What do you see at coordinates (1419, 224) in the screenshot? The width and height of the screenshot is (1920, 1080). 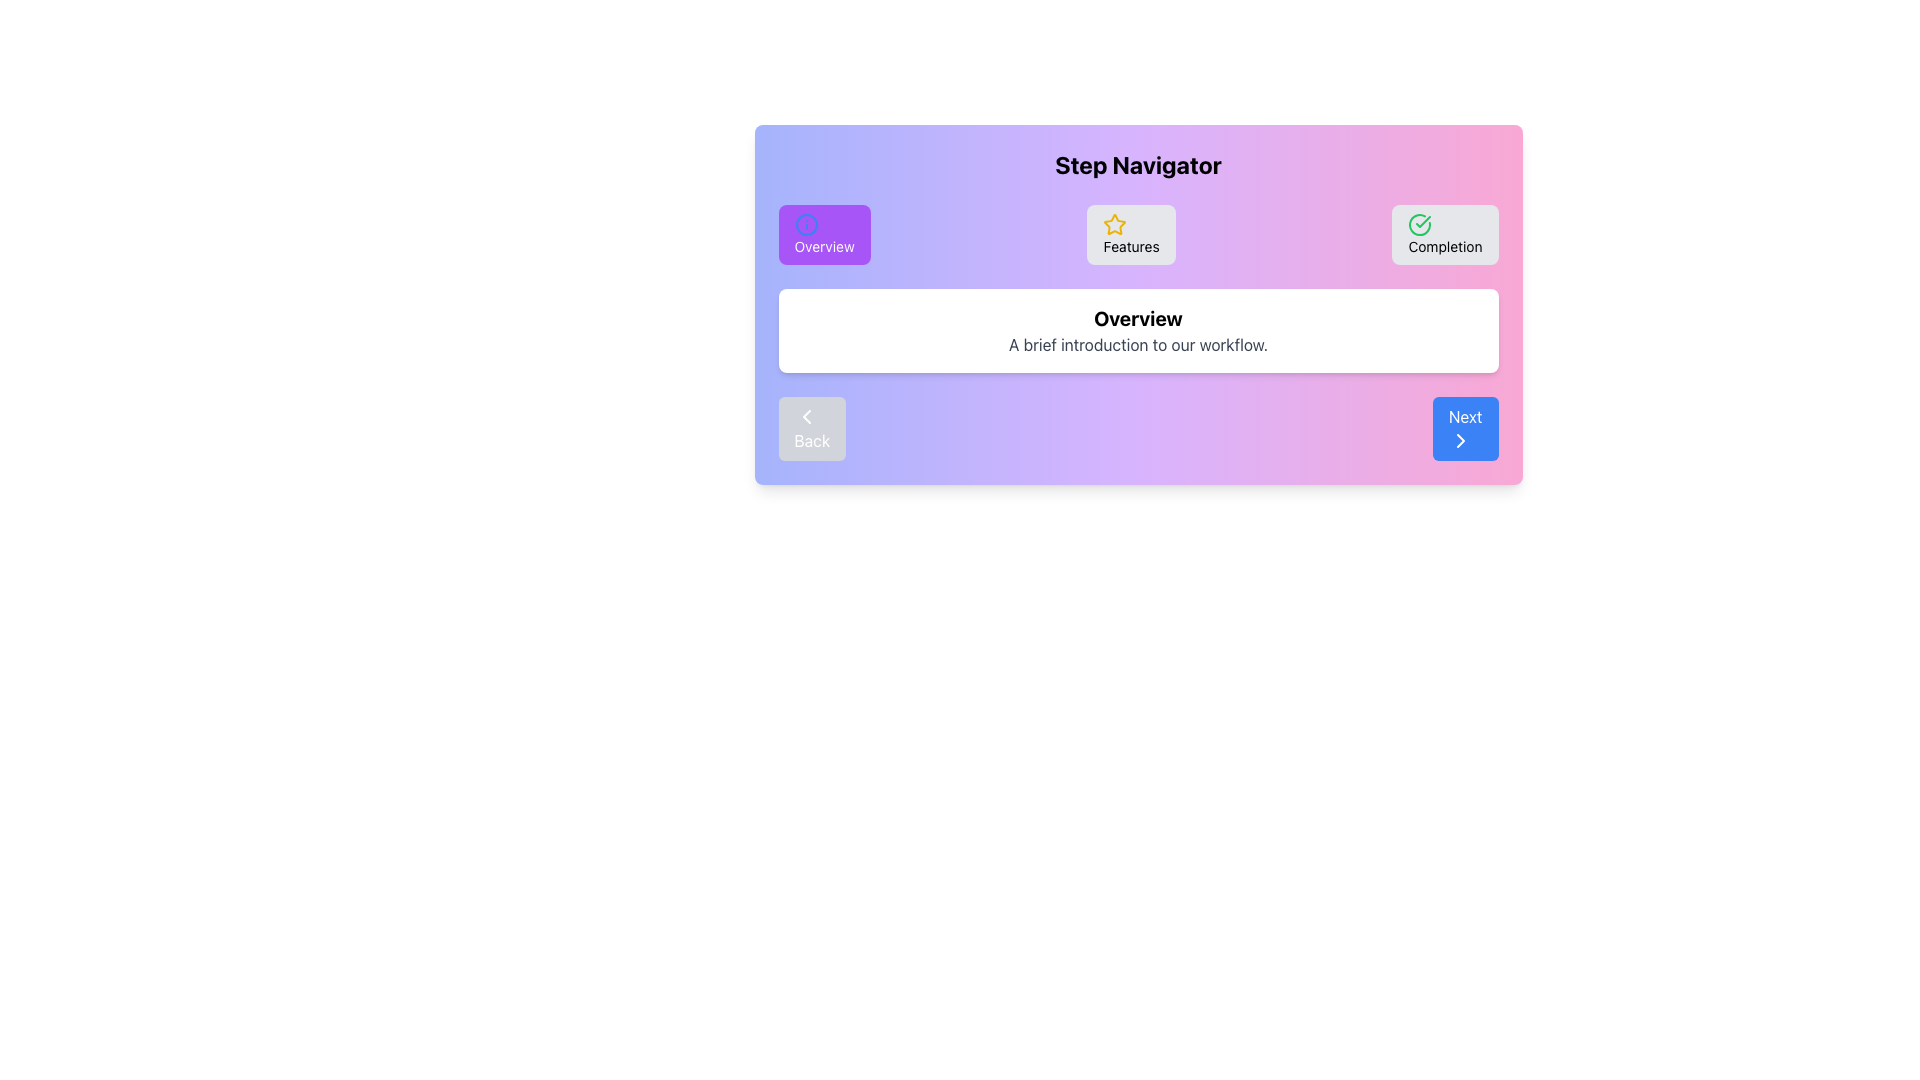 I see `the green circular checkmark icon in the top-right segment of the interface that indicates a step marked as completed` at bounding box center [1419, 224].